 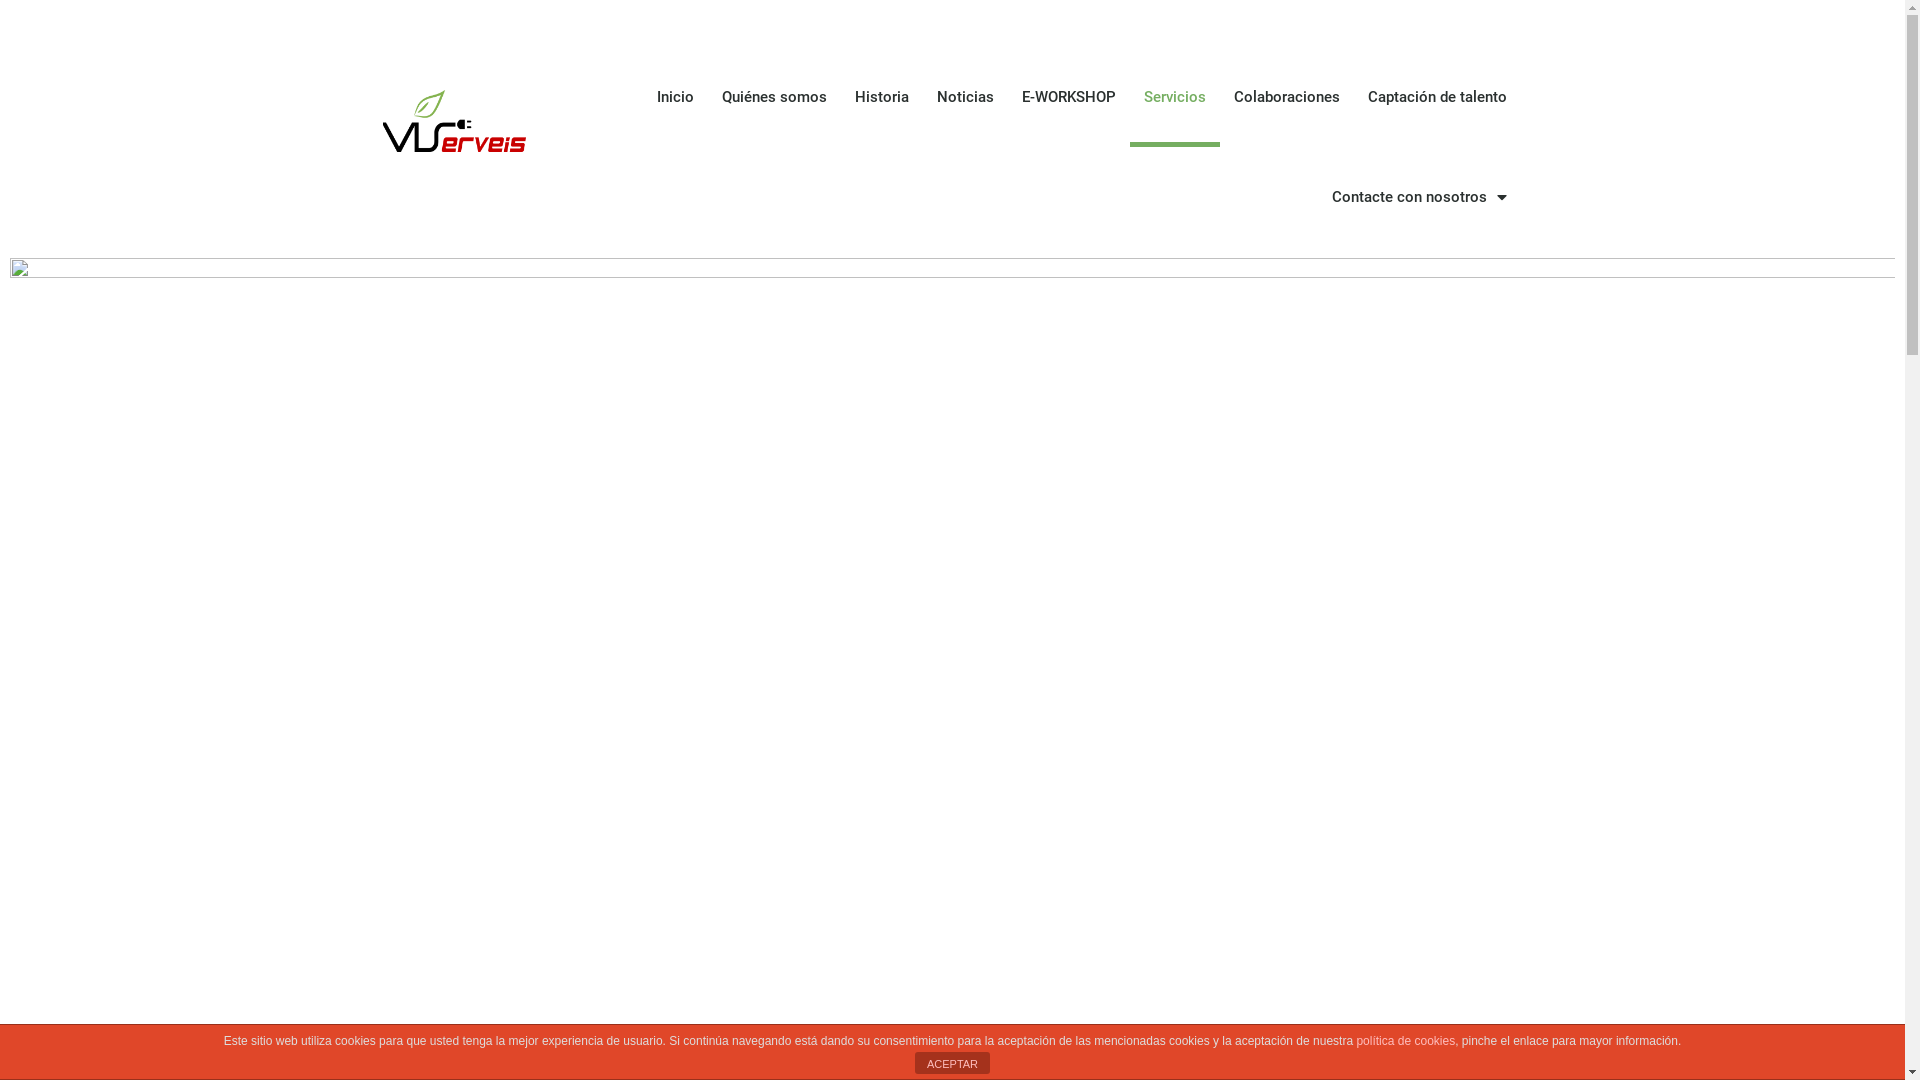 I want to click on 'Noticias', so click(x=965, y=96).